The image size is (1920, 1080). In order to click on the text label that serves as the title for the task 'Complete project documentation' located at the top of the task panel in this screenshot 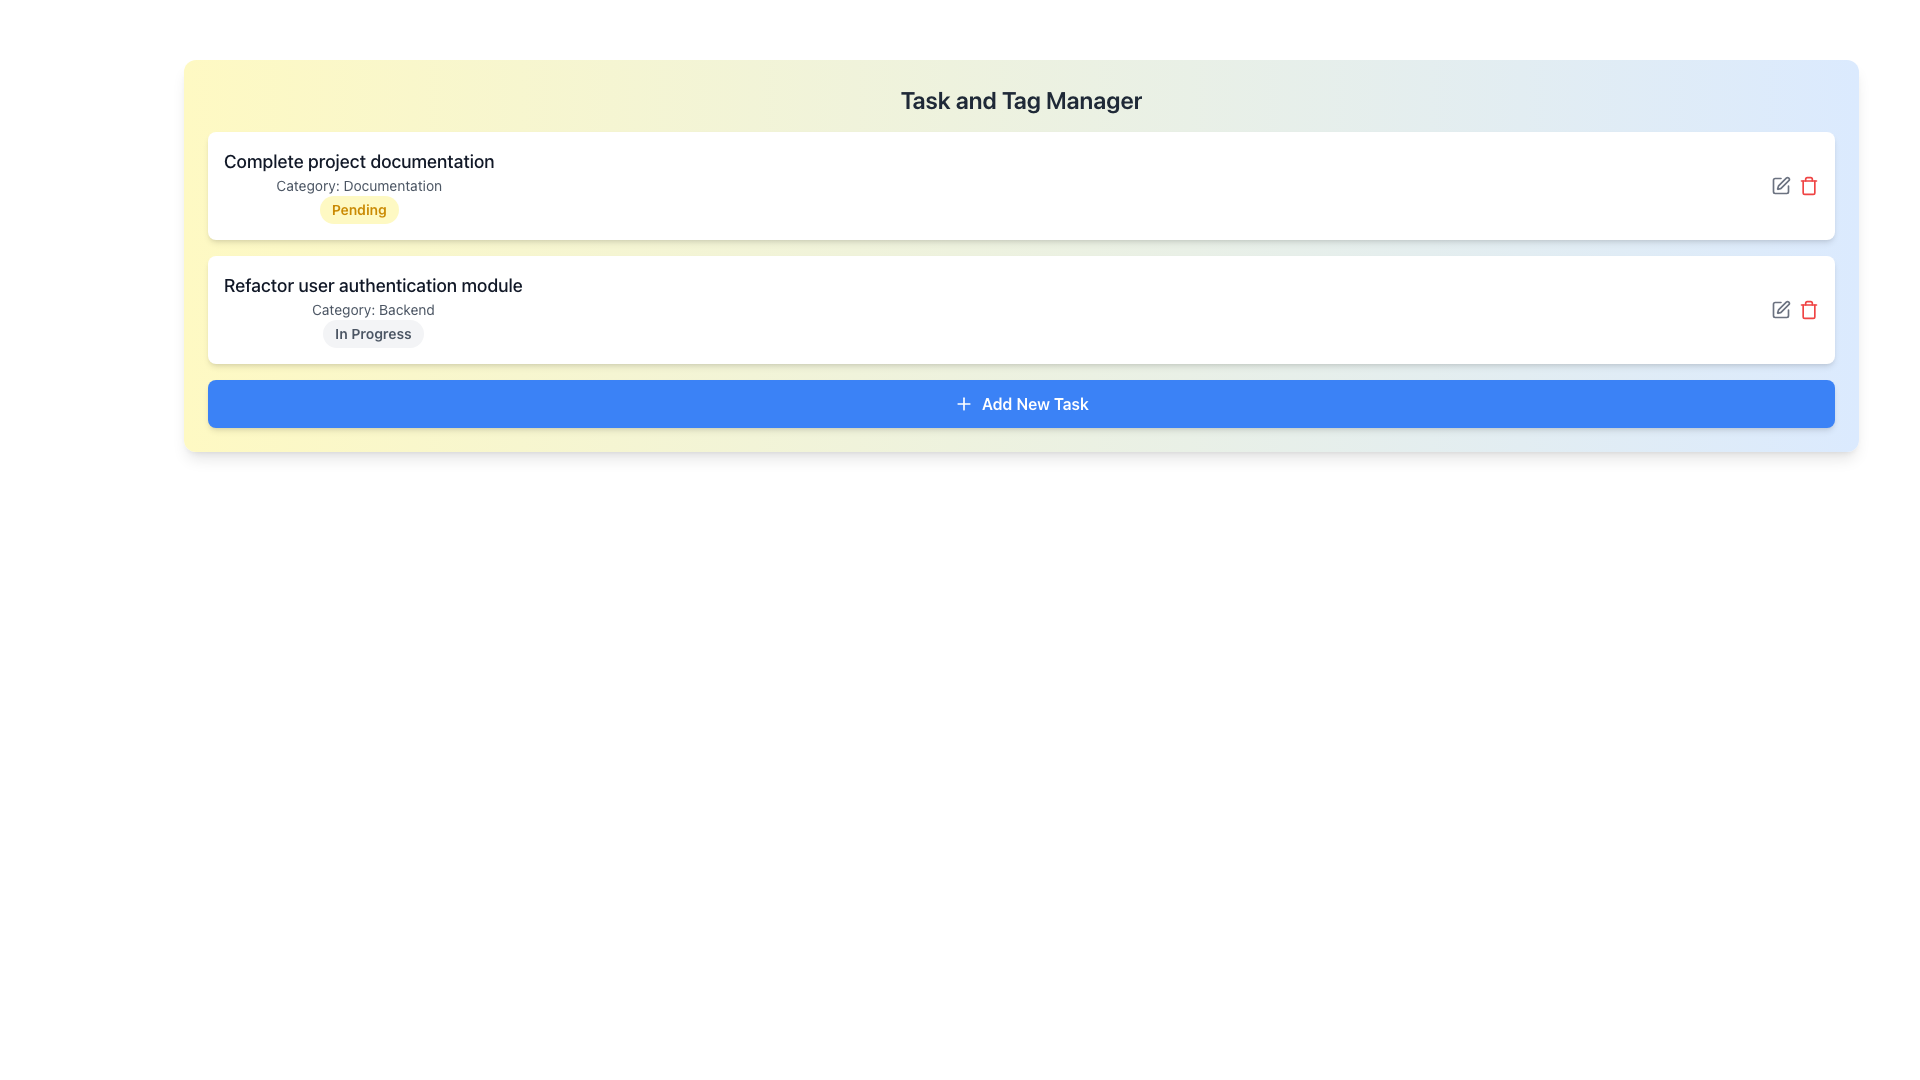, I will do `click(359, 161)`.